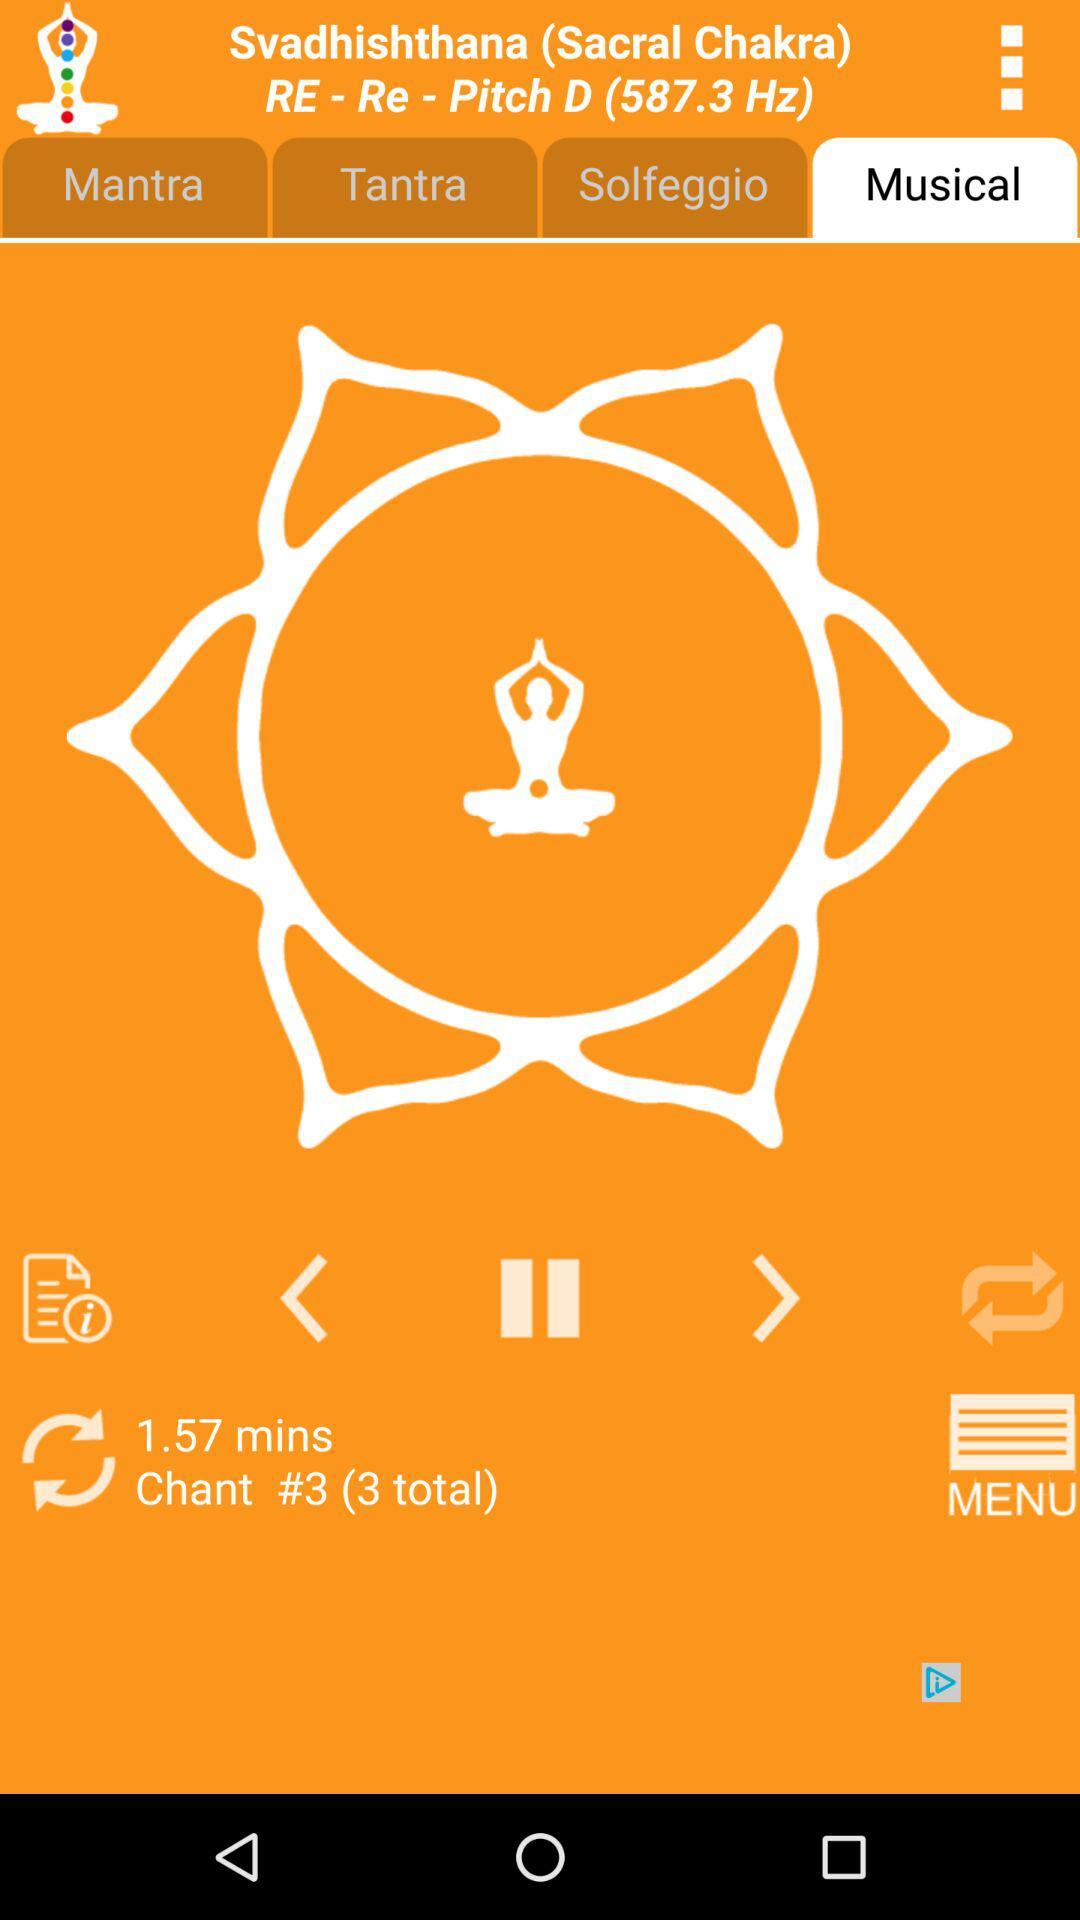 The height and width of the screenshot is (1920, 1080). Describe the element at coordinates (66, 1460) in the screenshot. I see `click refresh` at that location.